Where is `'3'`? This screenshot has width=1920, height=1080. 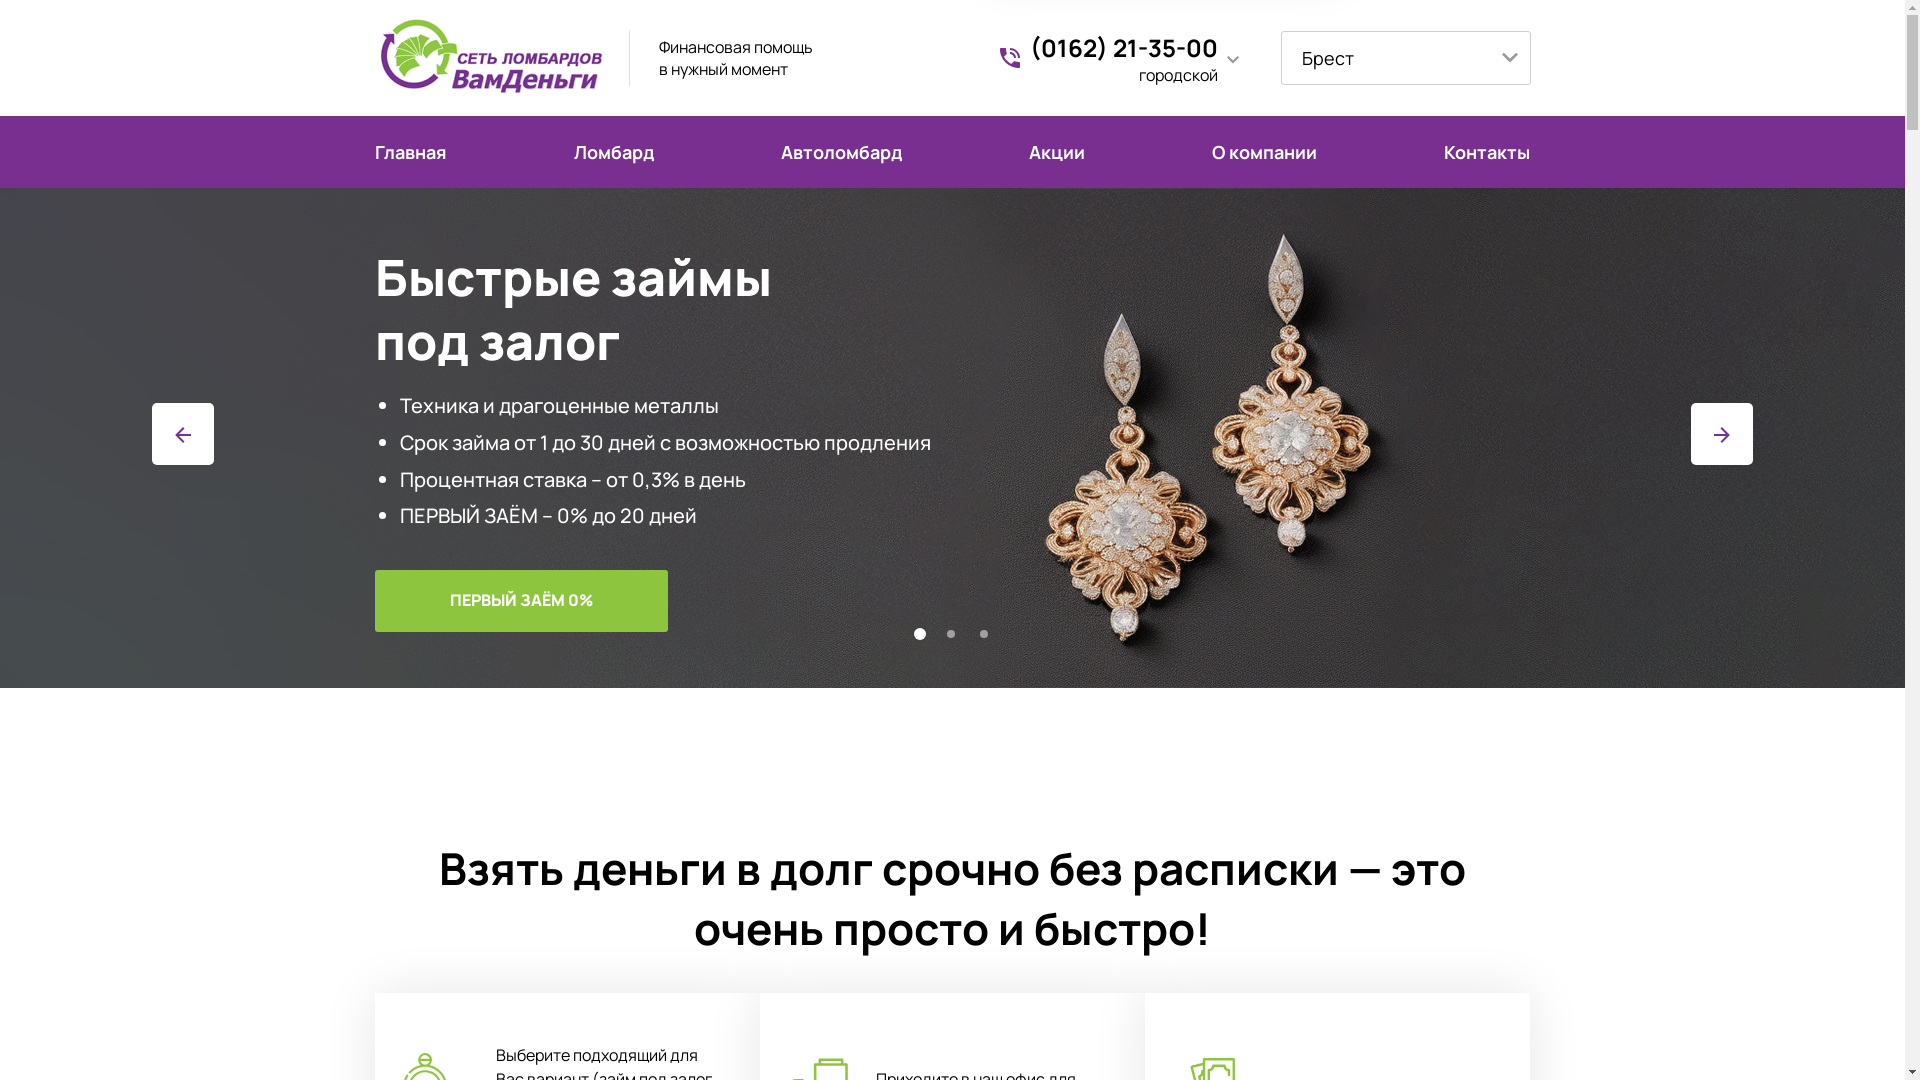 '3' is located at coordinates (989, 637).